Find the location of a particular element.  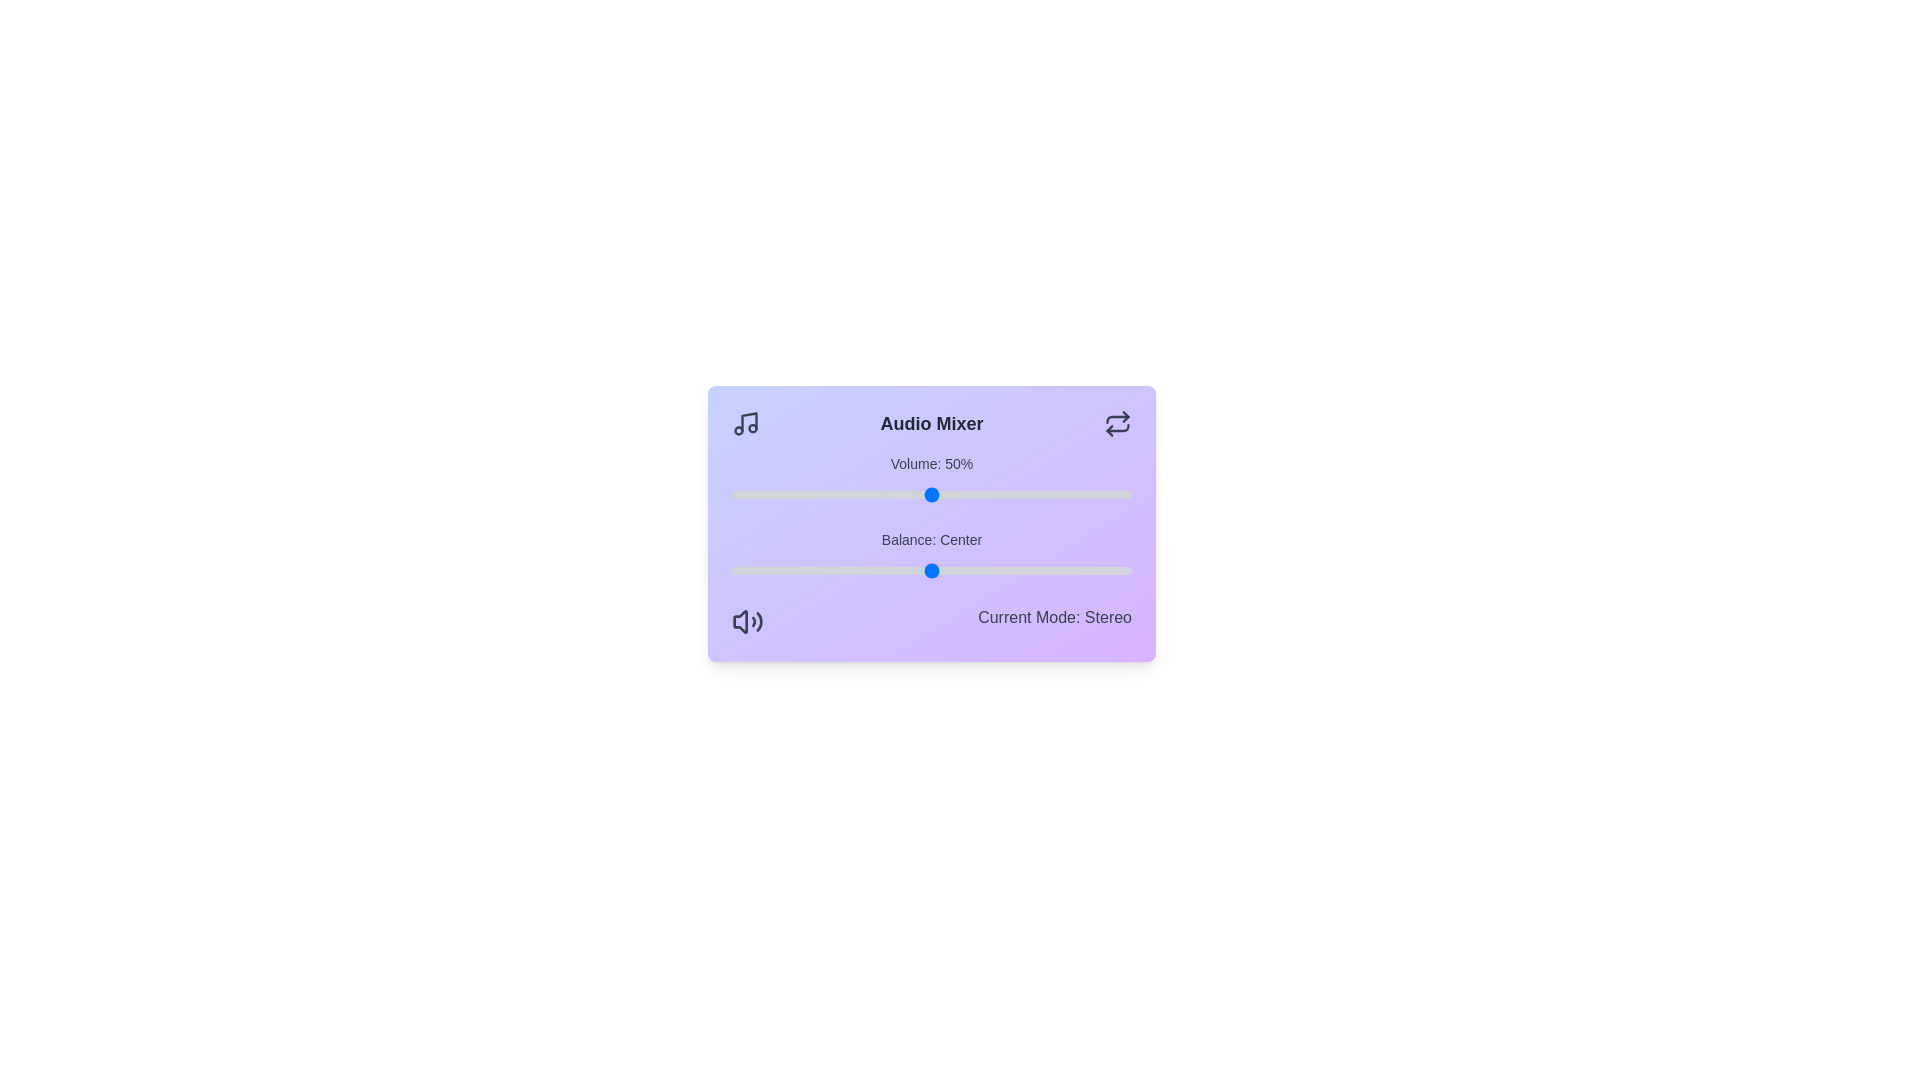

the balance slider to -48 value is located at coordinates (738, 570).